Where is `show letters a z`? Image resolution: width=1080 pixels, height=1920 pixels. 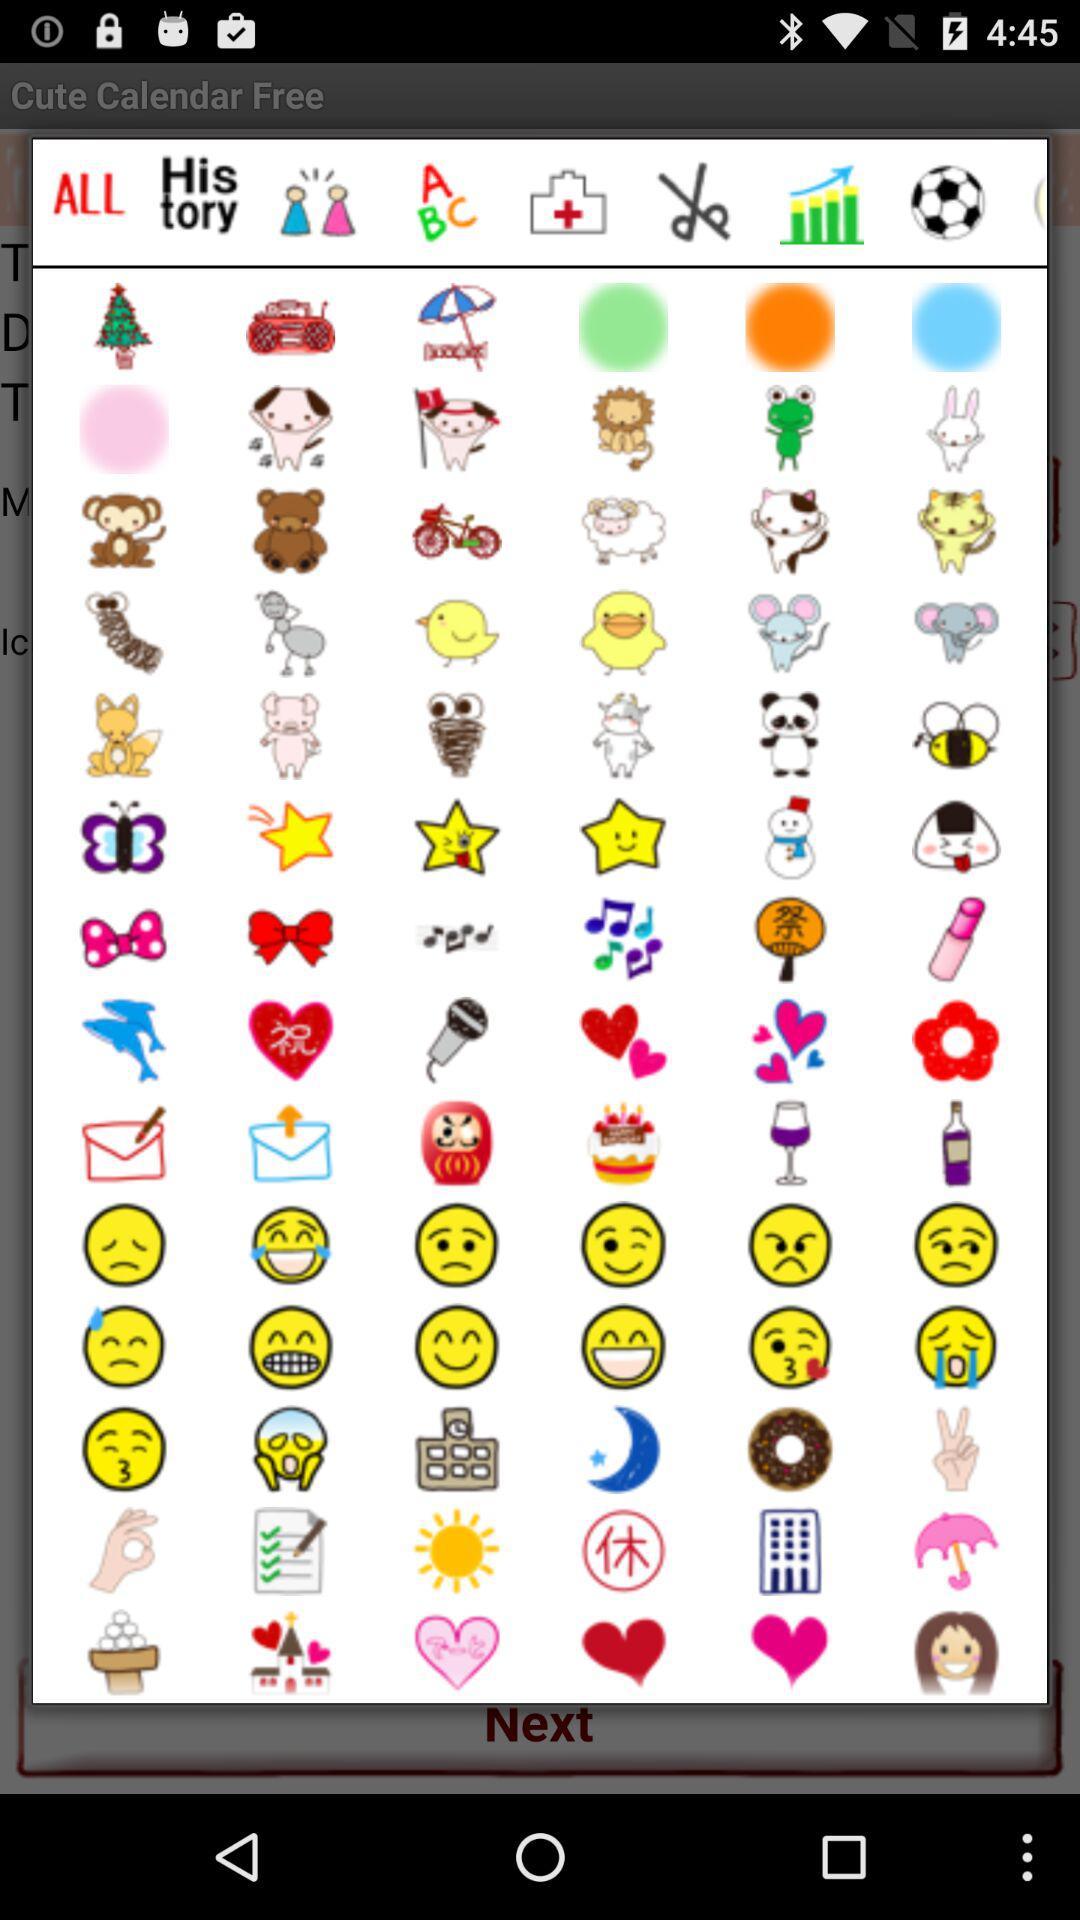 show letters a z is located at coordinates (442, 202).